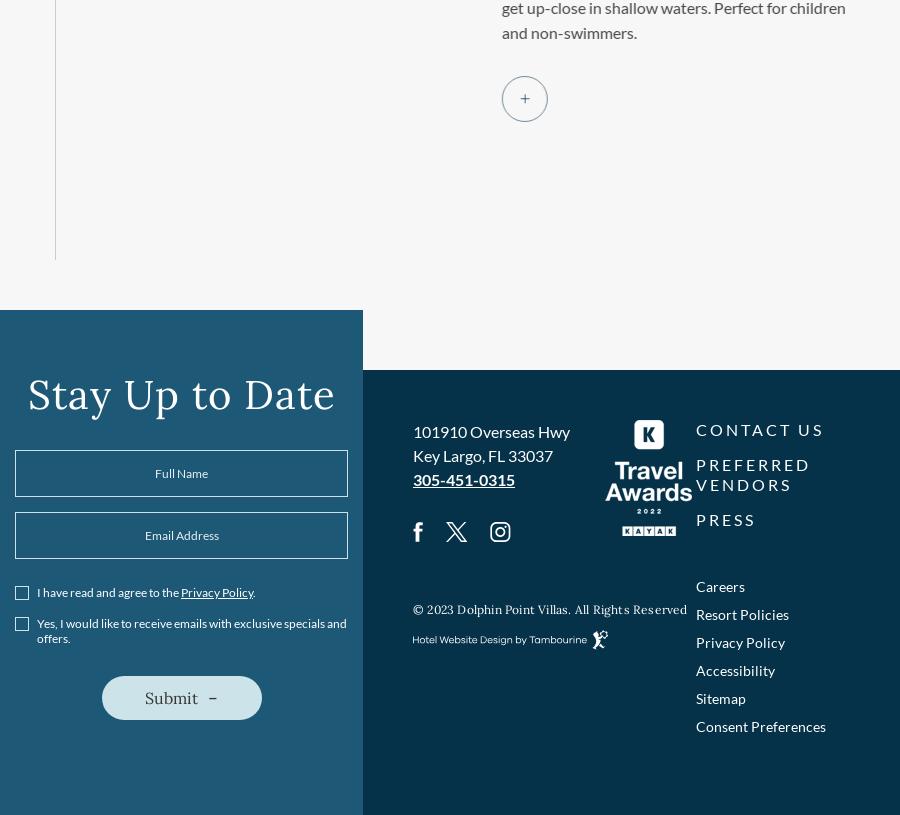 The image size is (900, 815). What do you see at coordinates (734, 669) in the screenshot?
I see `'Accessibility'` at bounding box center [734, 669].